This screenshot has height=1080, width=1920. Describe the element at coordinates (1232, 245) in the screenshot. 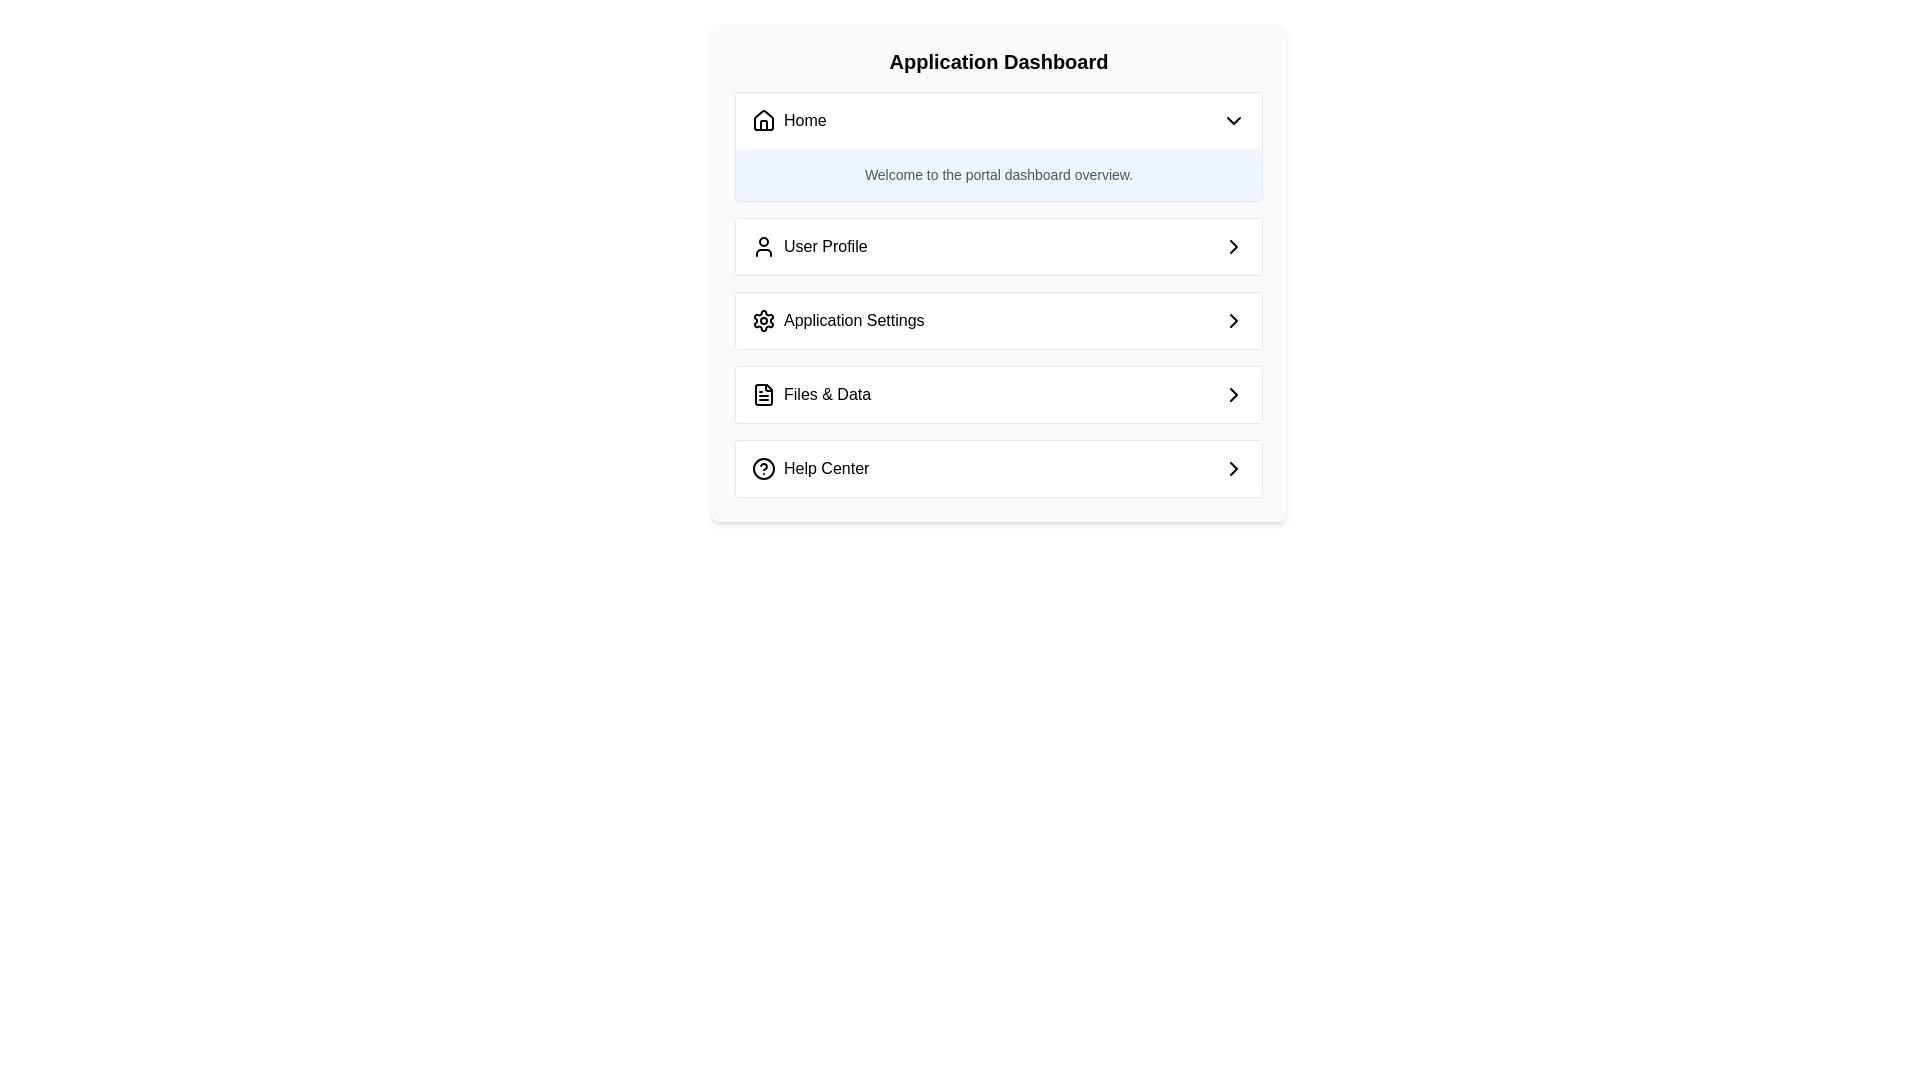

I see `the arrow indicator icon that suggests navigation or expansion for the User Profile section` at that location.